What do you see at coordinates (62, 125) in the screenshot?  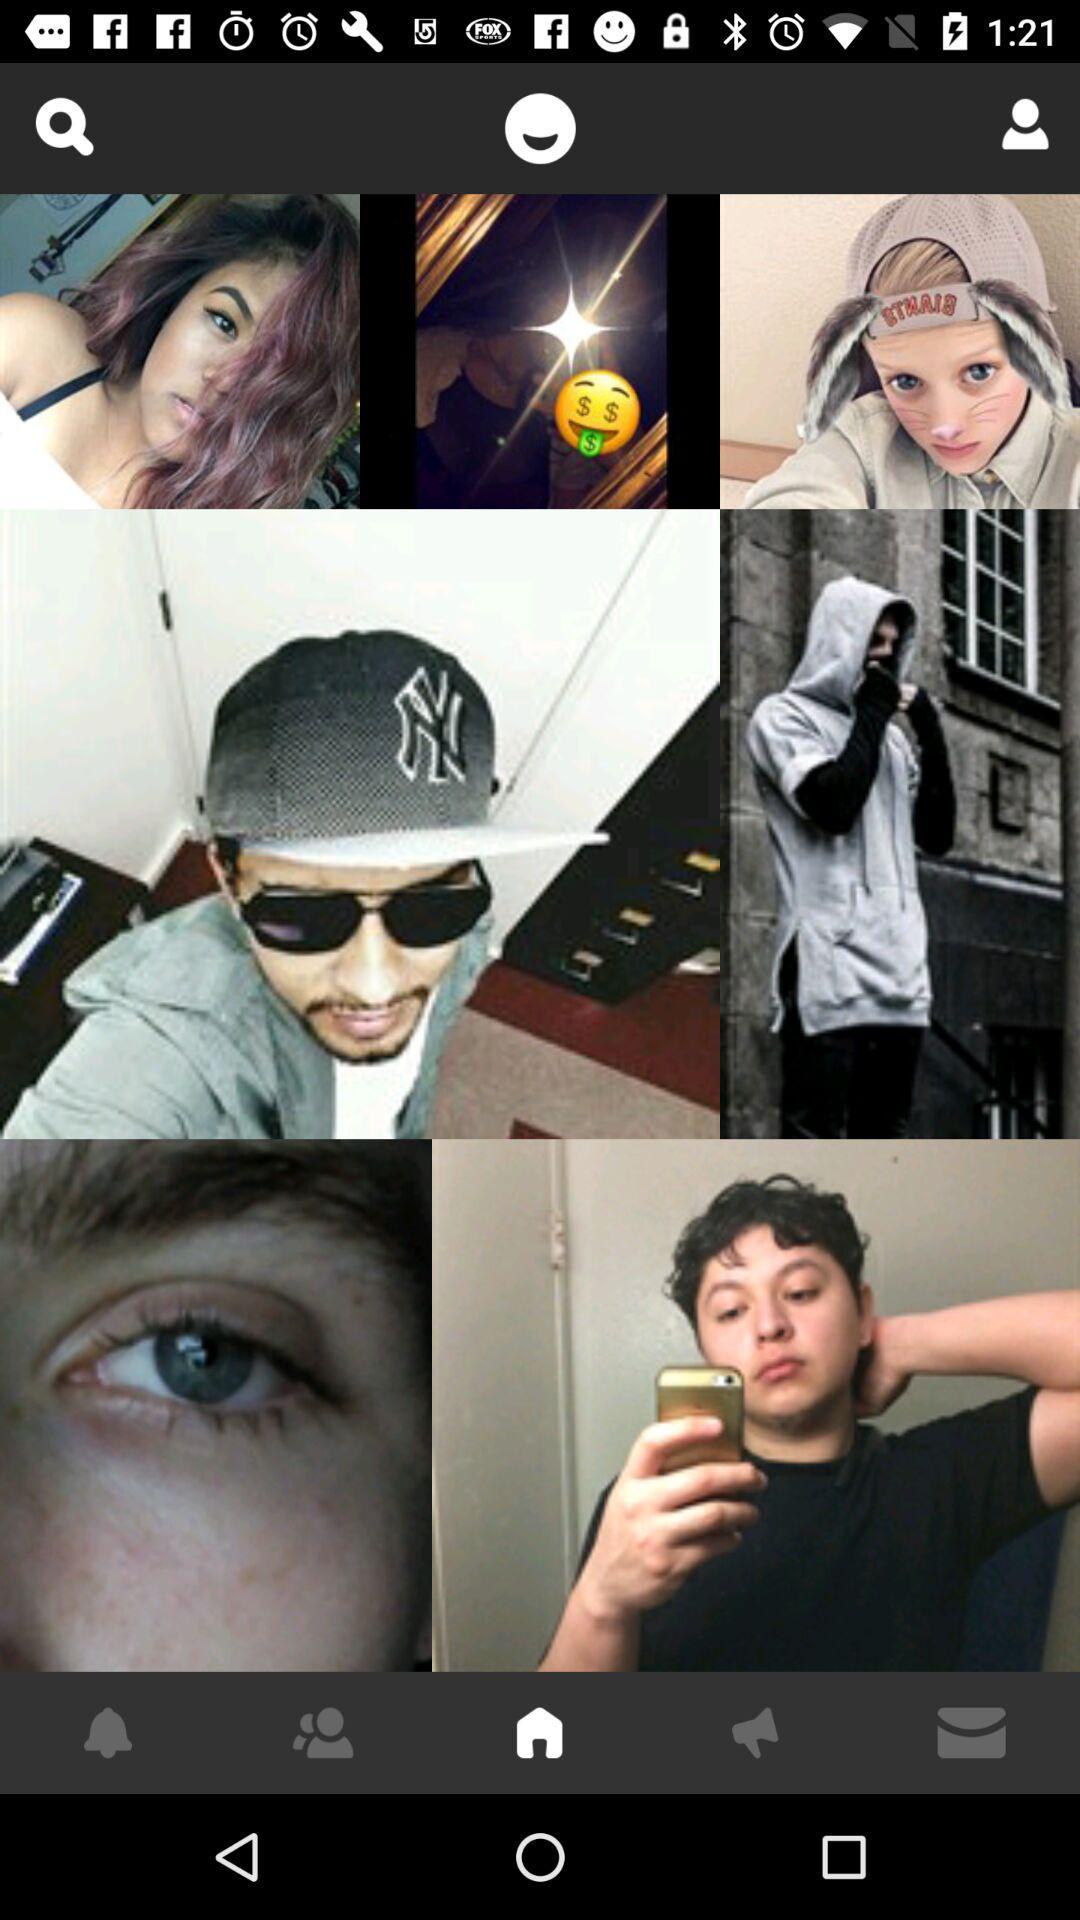 I see `search button` at bounding box center [62, 125].